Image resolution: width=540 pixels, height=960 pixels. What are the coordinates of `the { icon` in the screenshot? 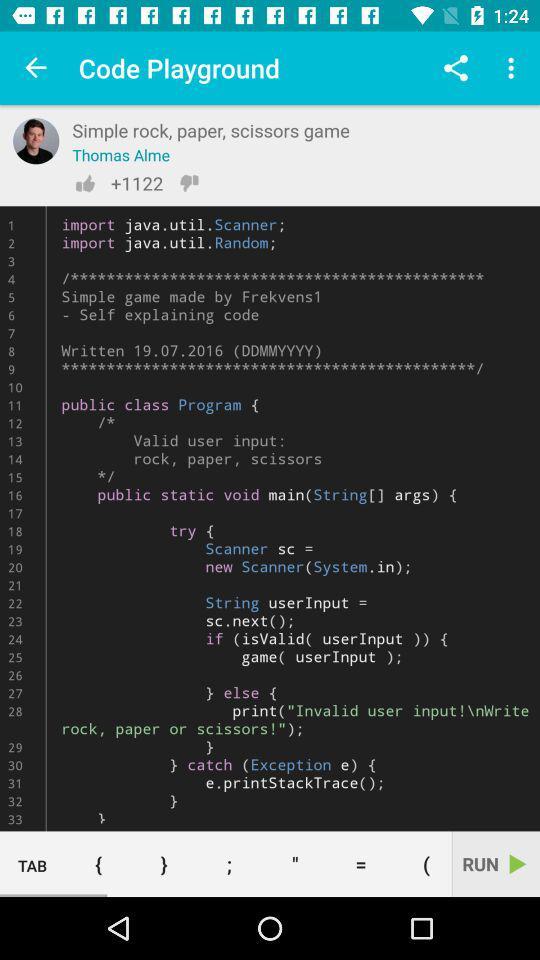 It's located at (97, 863).